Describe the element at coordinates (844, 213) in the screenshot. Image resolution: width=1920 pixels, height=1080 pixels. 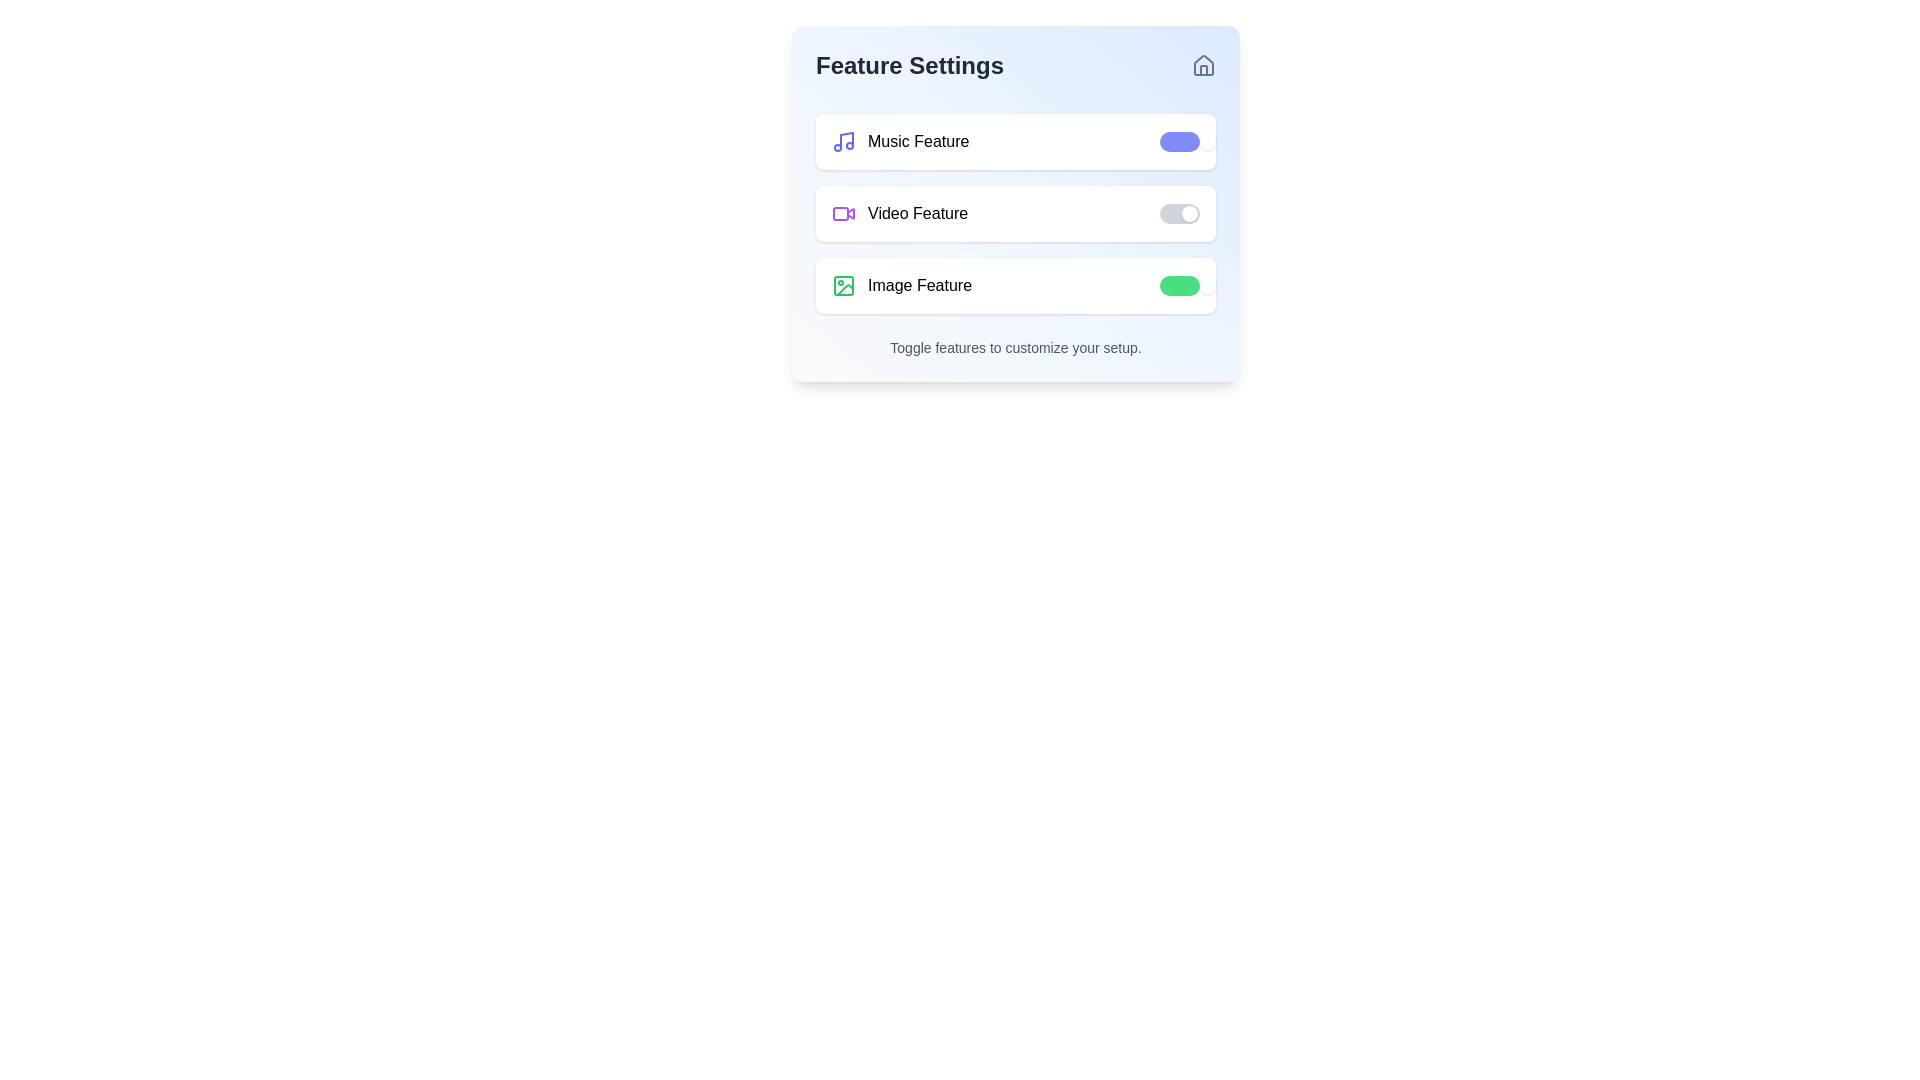
I see `the video feature setting icon located next to the 'Video Feature' label in the second row of the feature settings list` at that location.